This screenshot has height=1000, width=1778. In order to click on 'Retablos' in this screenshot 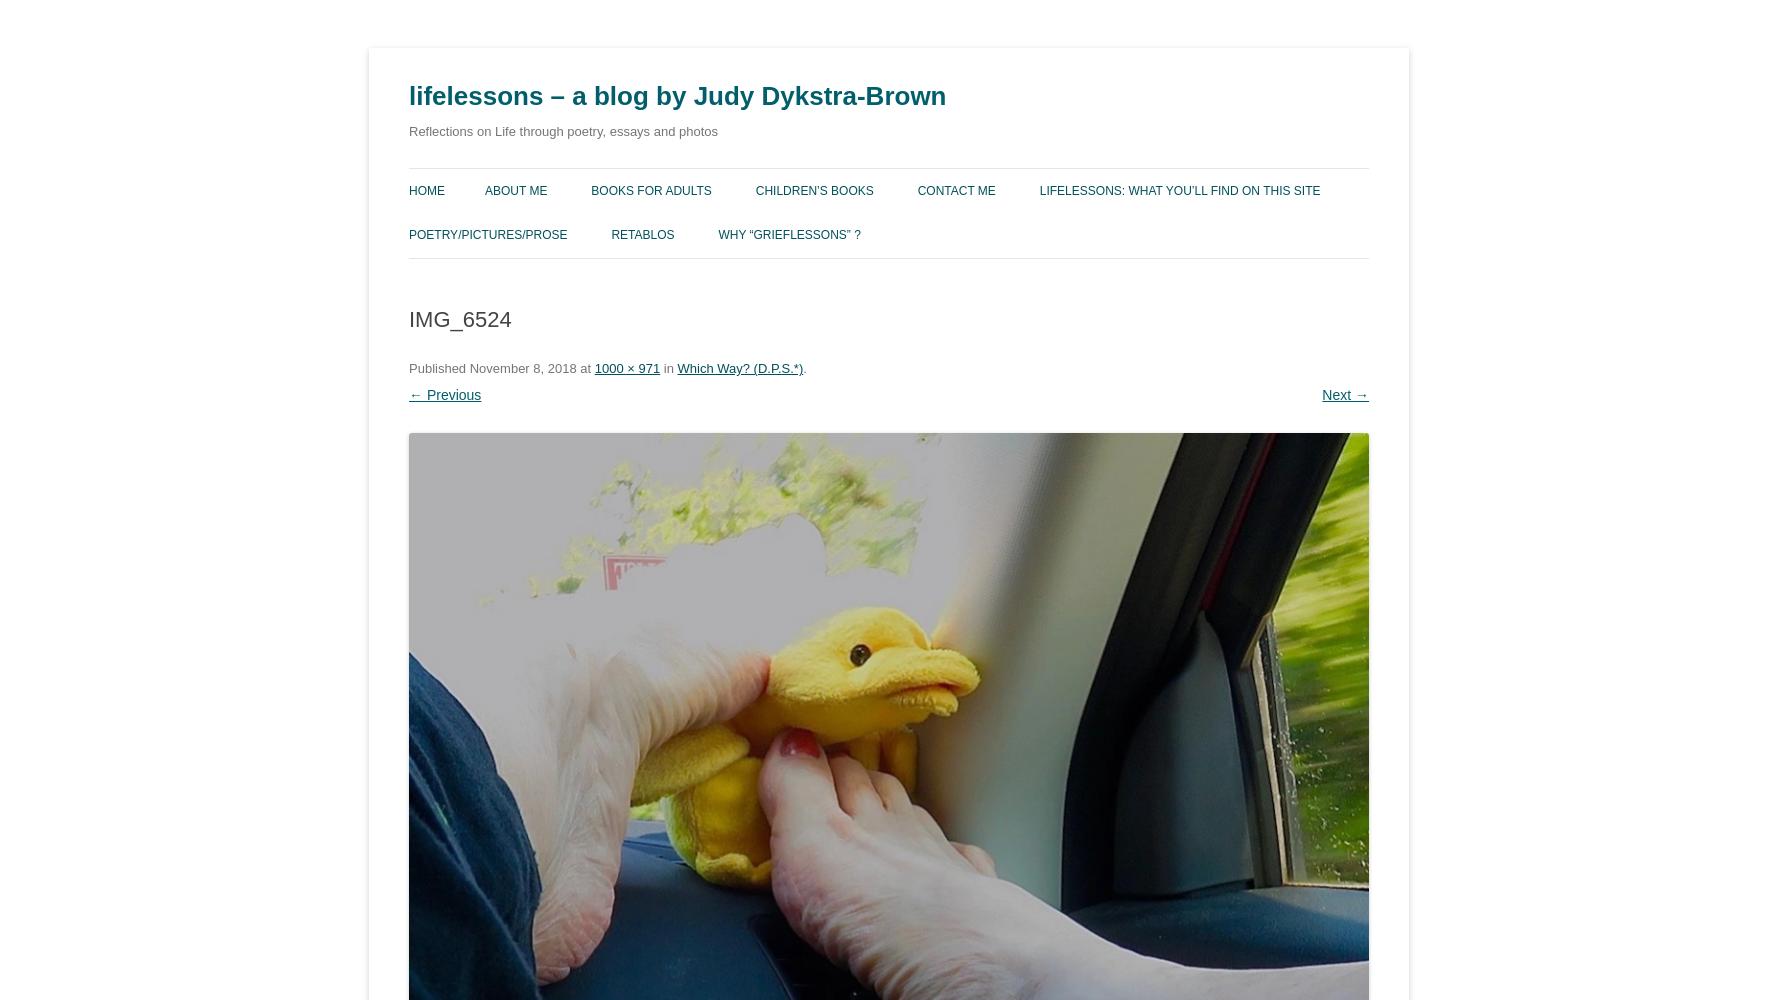, I will do `click(642, 234)`.